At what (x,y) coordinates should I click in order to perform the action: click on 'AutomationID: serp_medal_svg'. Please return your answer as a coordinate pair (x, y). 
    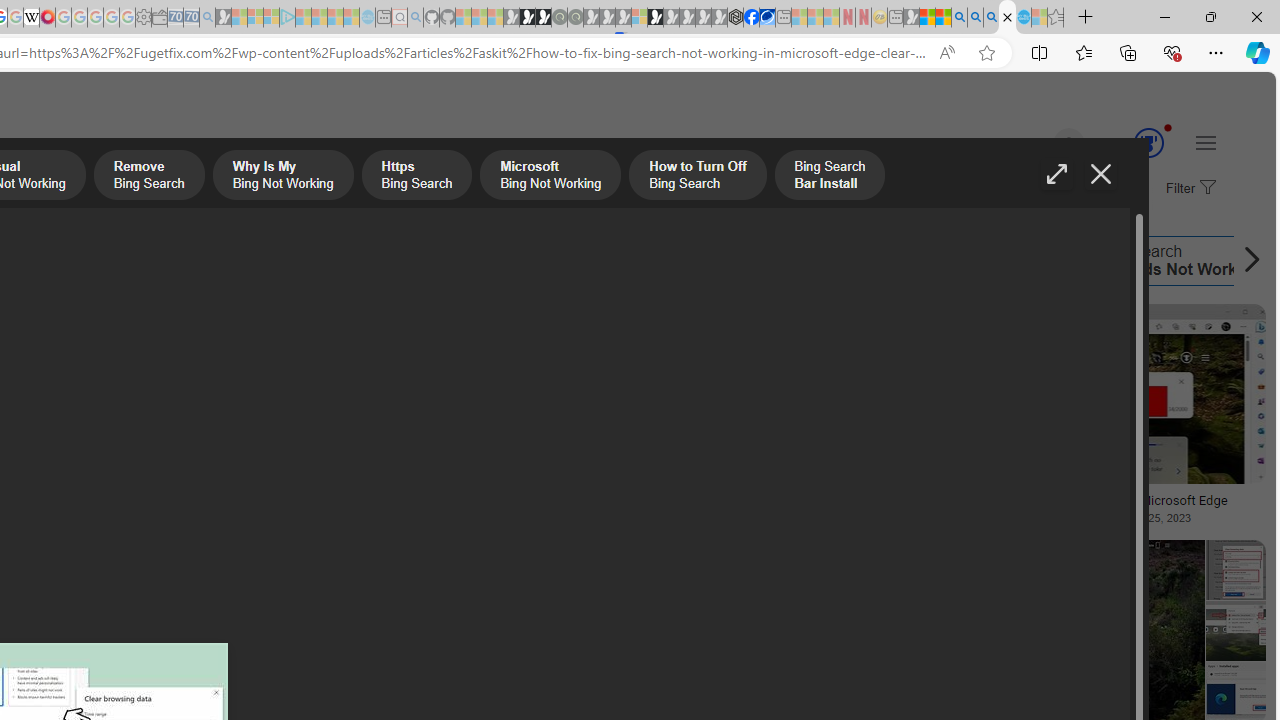
    Looking at the image, I should click on (1148, 141).